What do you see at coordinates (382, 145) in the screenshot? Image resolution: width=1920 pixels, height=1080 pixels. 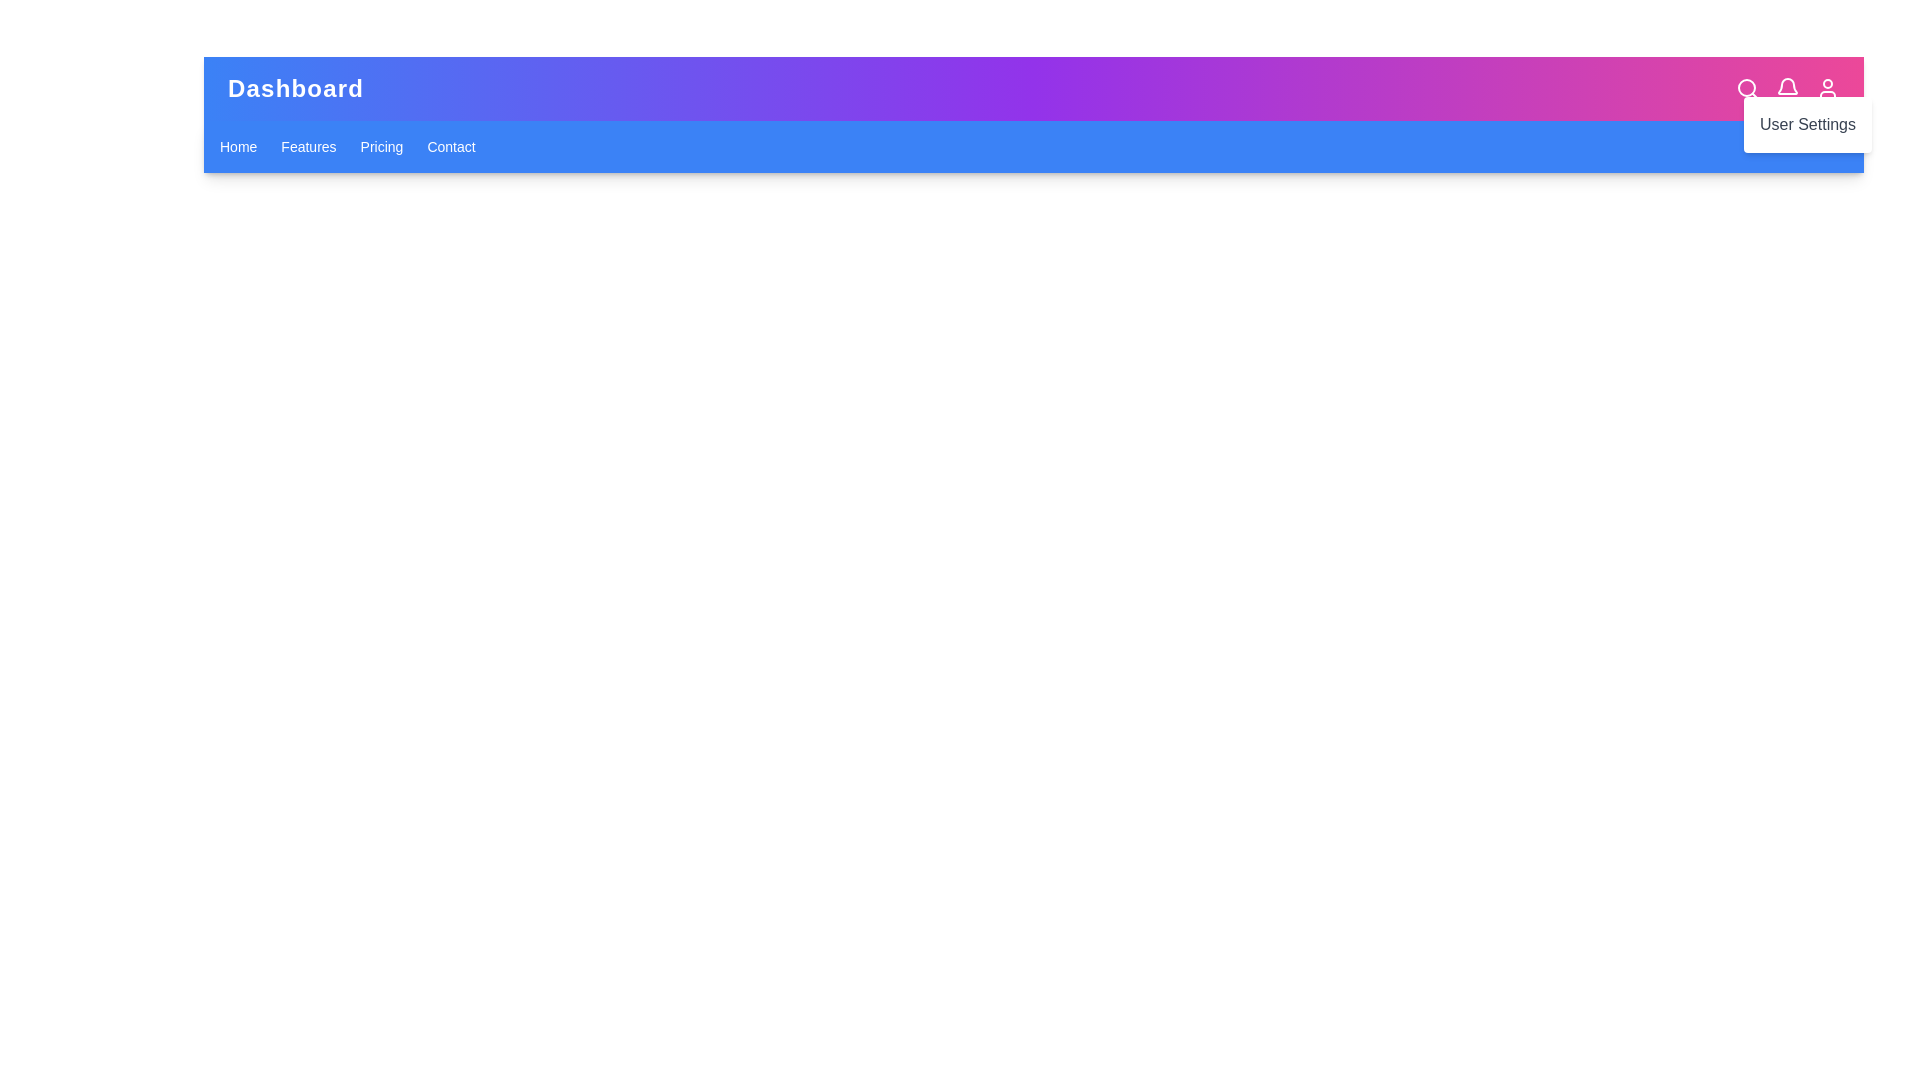 I see `the navigation menu item Pricing` at bounding box center [382, 145].